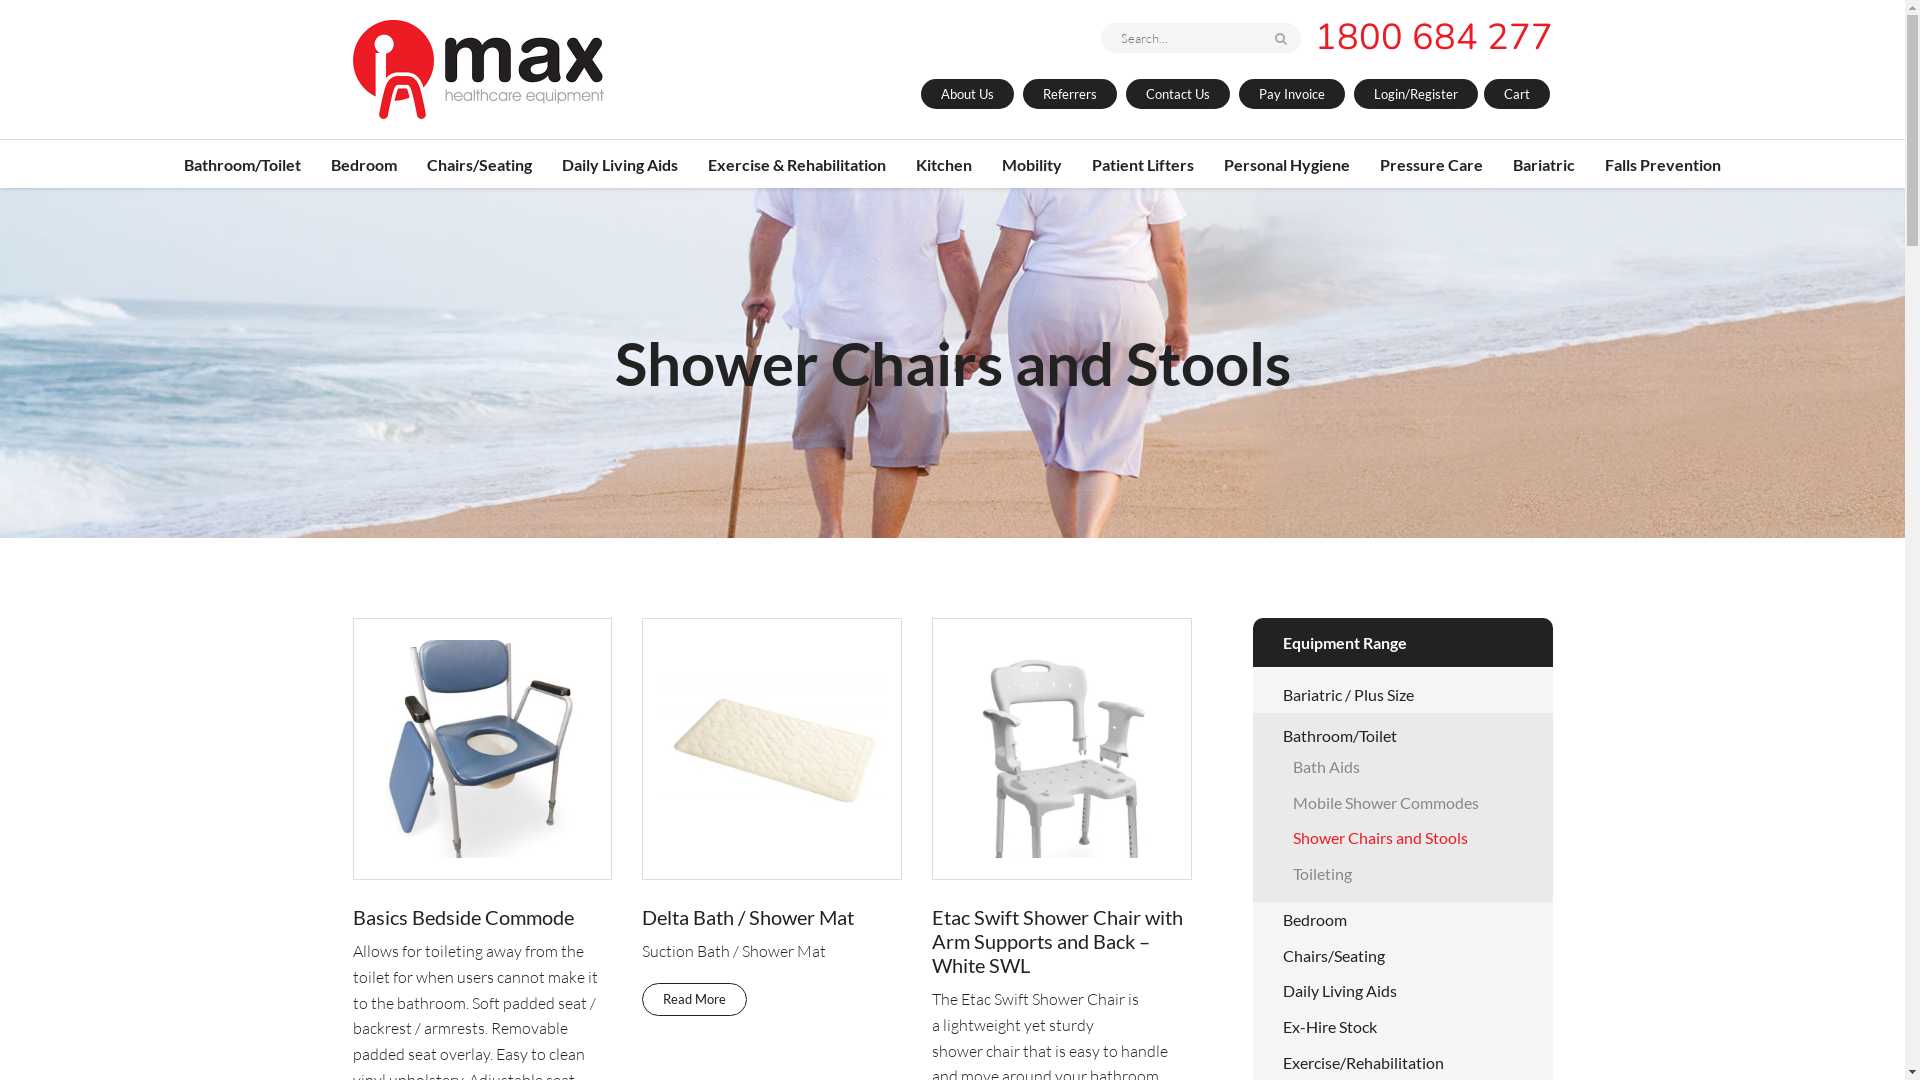 The width and height of the screenshot is (1920, 1080). I want to click on 'Mobility', so click(1032, 163).